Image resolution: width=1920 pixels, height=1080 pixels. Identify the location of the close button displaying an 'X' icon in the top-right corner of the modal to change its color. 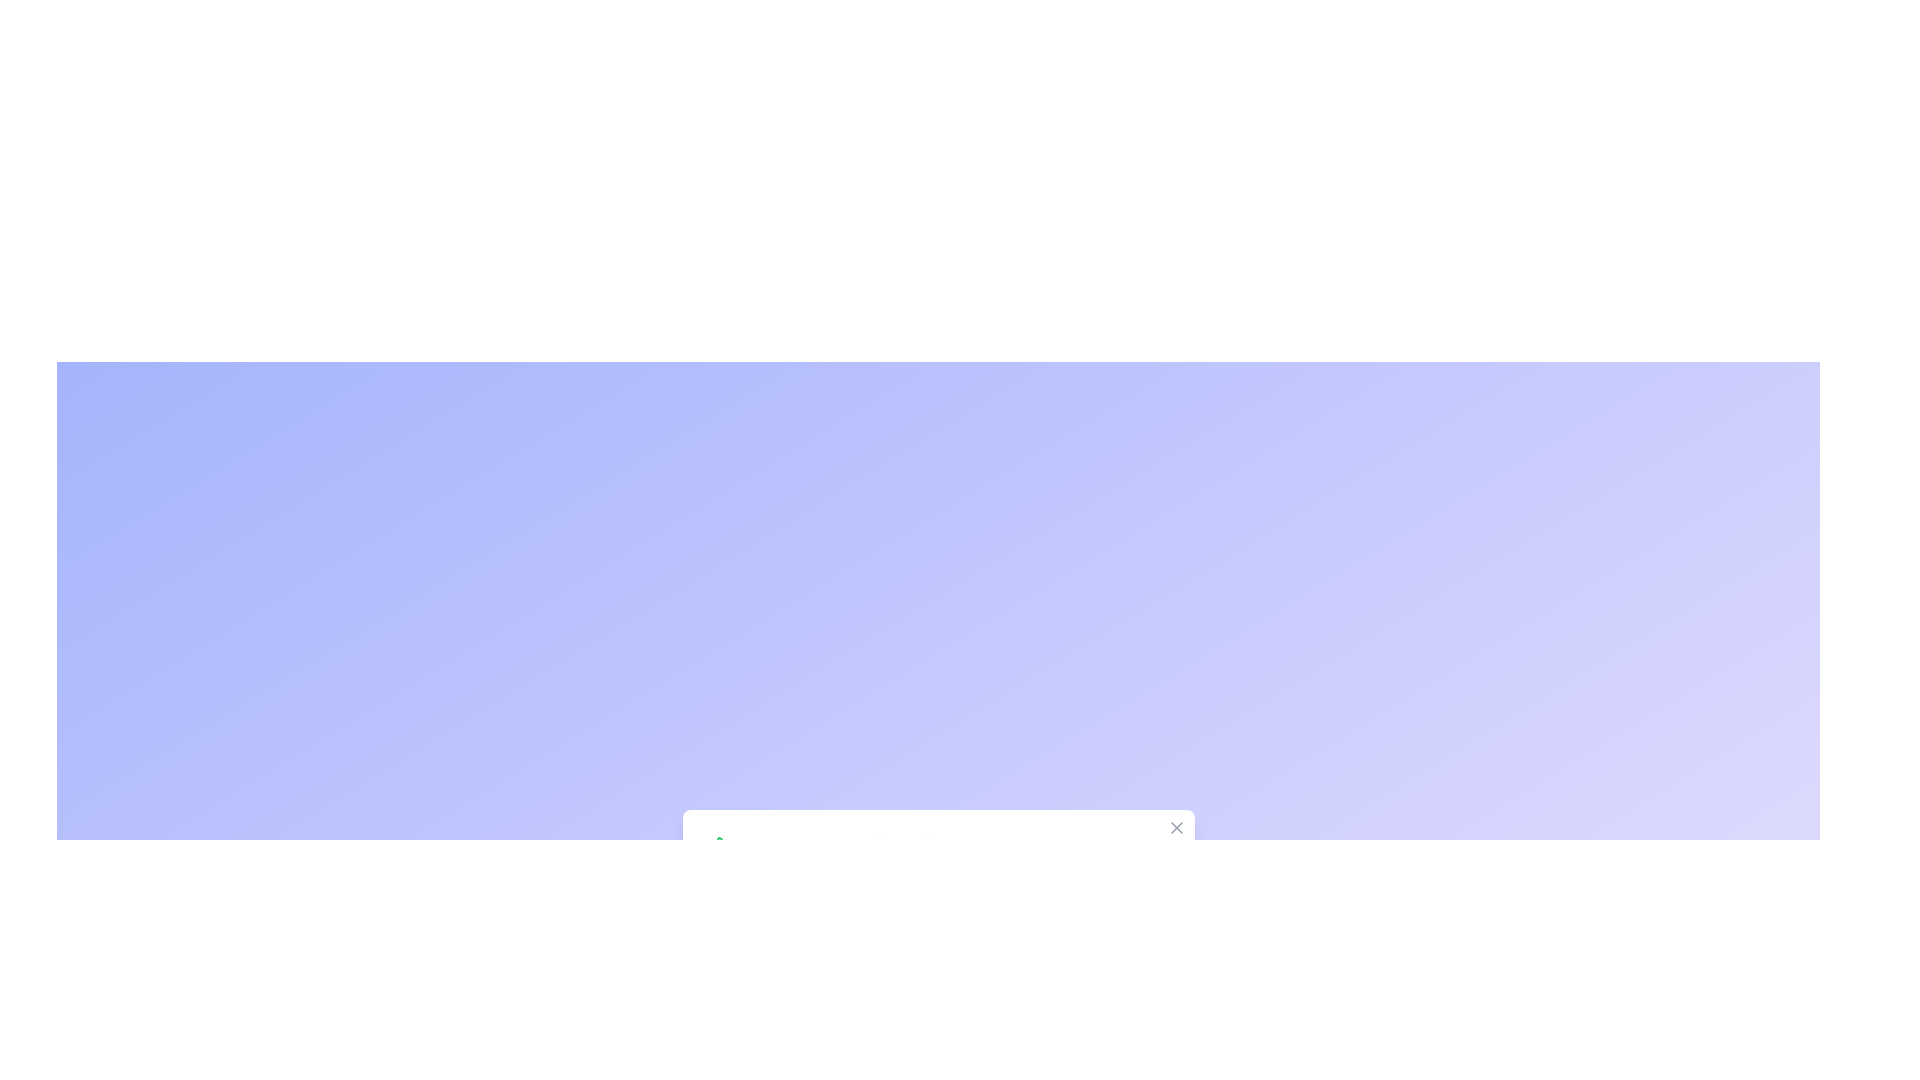
(1176, 828).